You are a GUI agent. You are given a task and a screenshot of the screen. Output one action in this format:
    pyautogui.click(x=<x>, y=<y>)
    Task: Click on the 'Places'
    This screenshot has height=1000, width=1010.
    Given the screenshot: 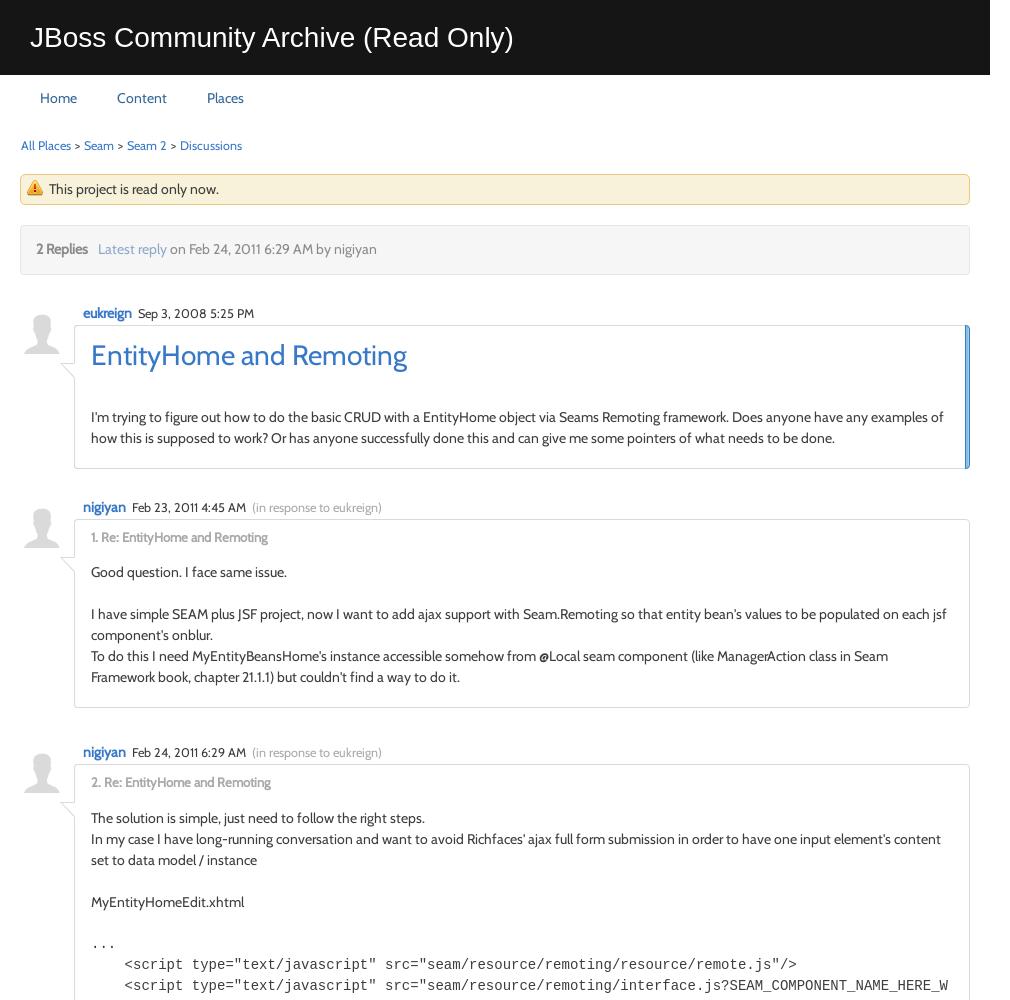 What is the action you would take?
    pyautogui.click(x=224, y=97)
    